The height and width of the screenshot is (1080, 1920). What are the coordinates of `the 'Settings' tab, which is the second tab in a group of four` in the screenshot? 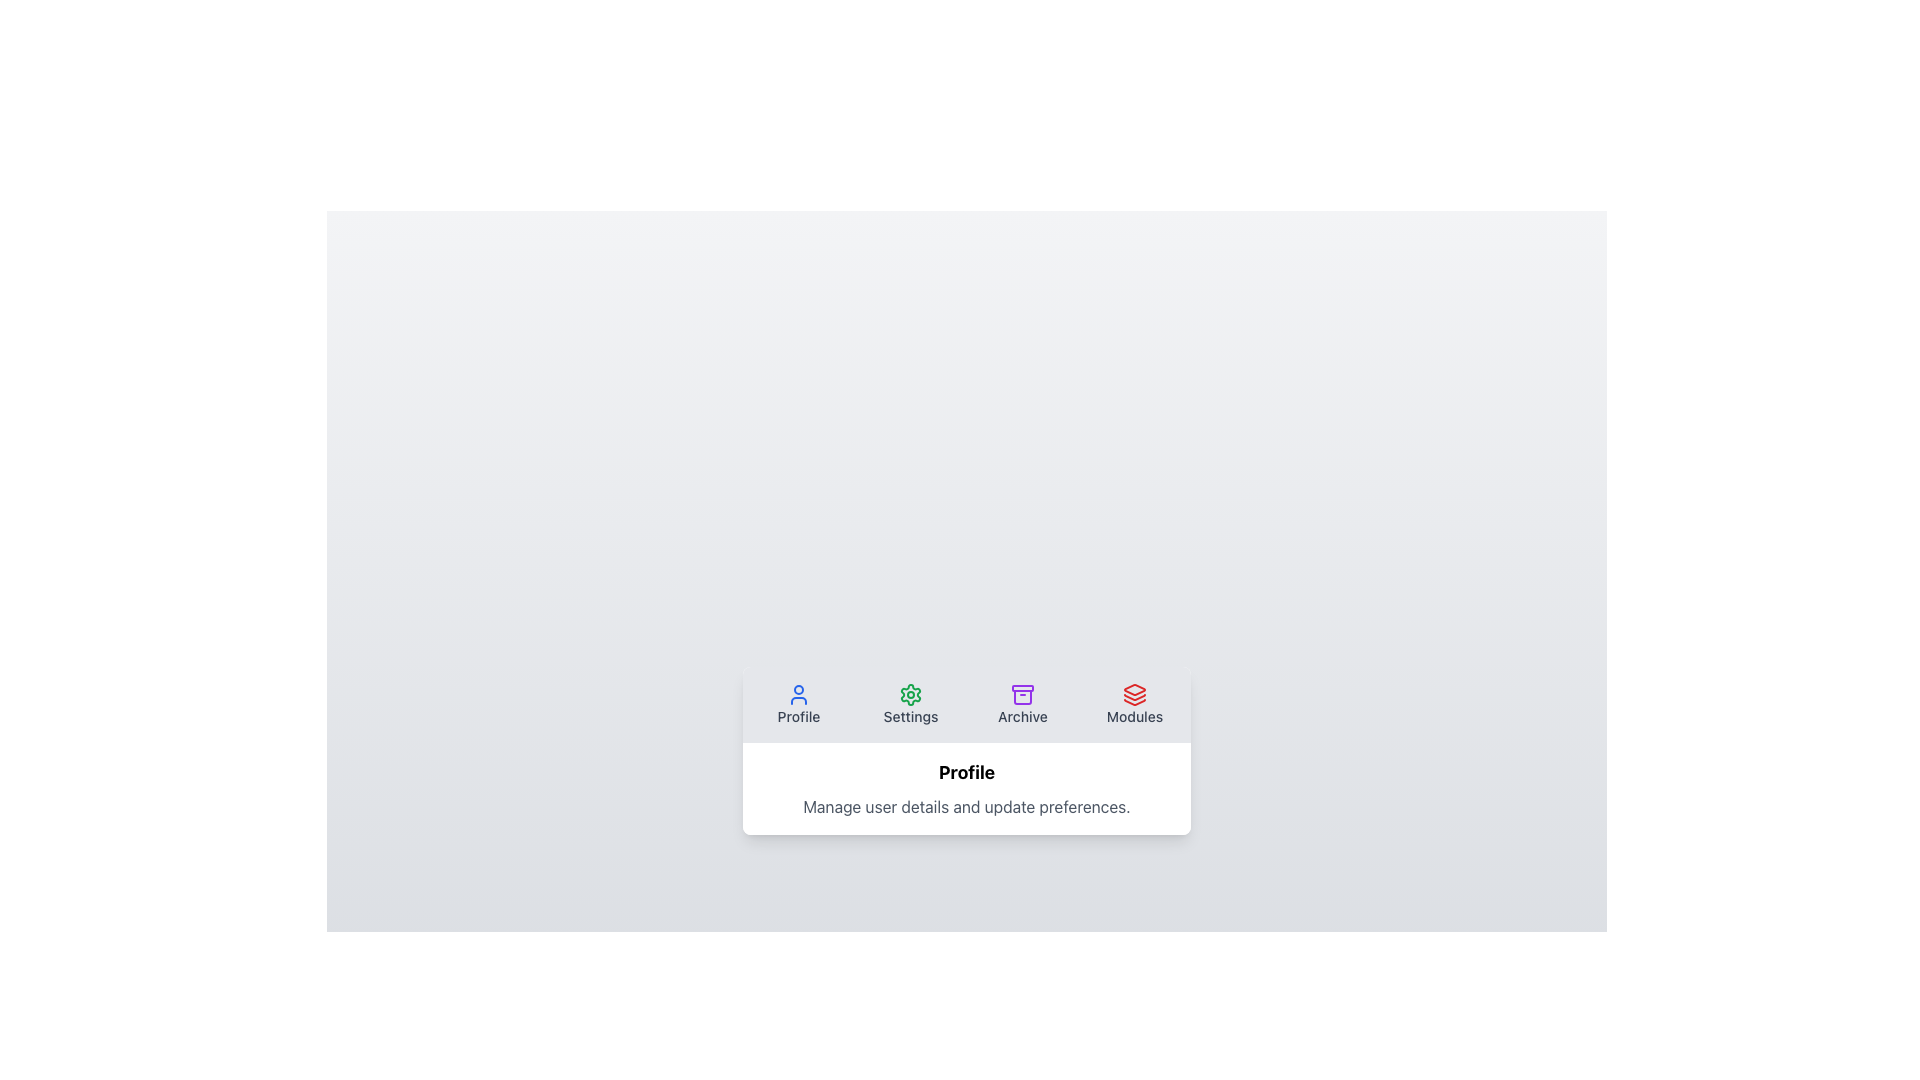 It's located at (910, 704).